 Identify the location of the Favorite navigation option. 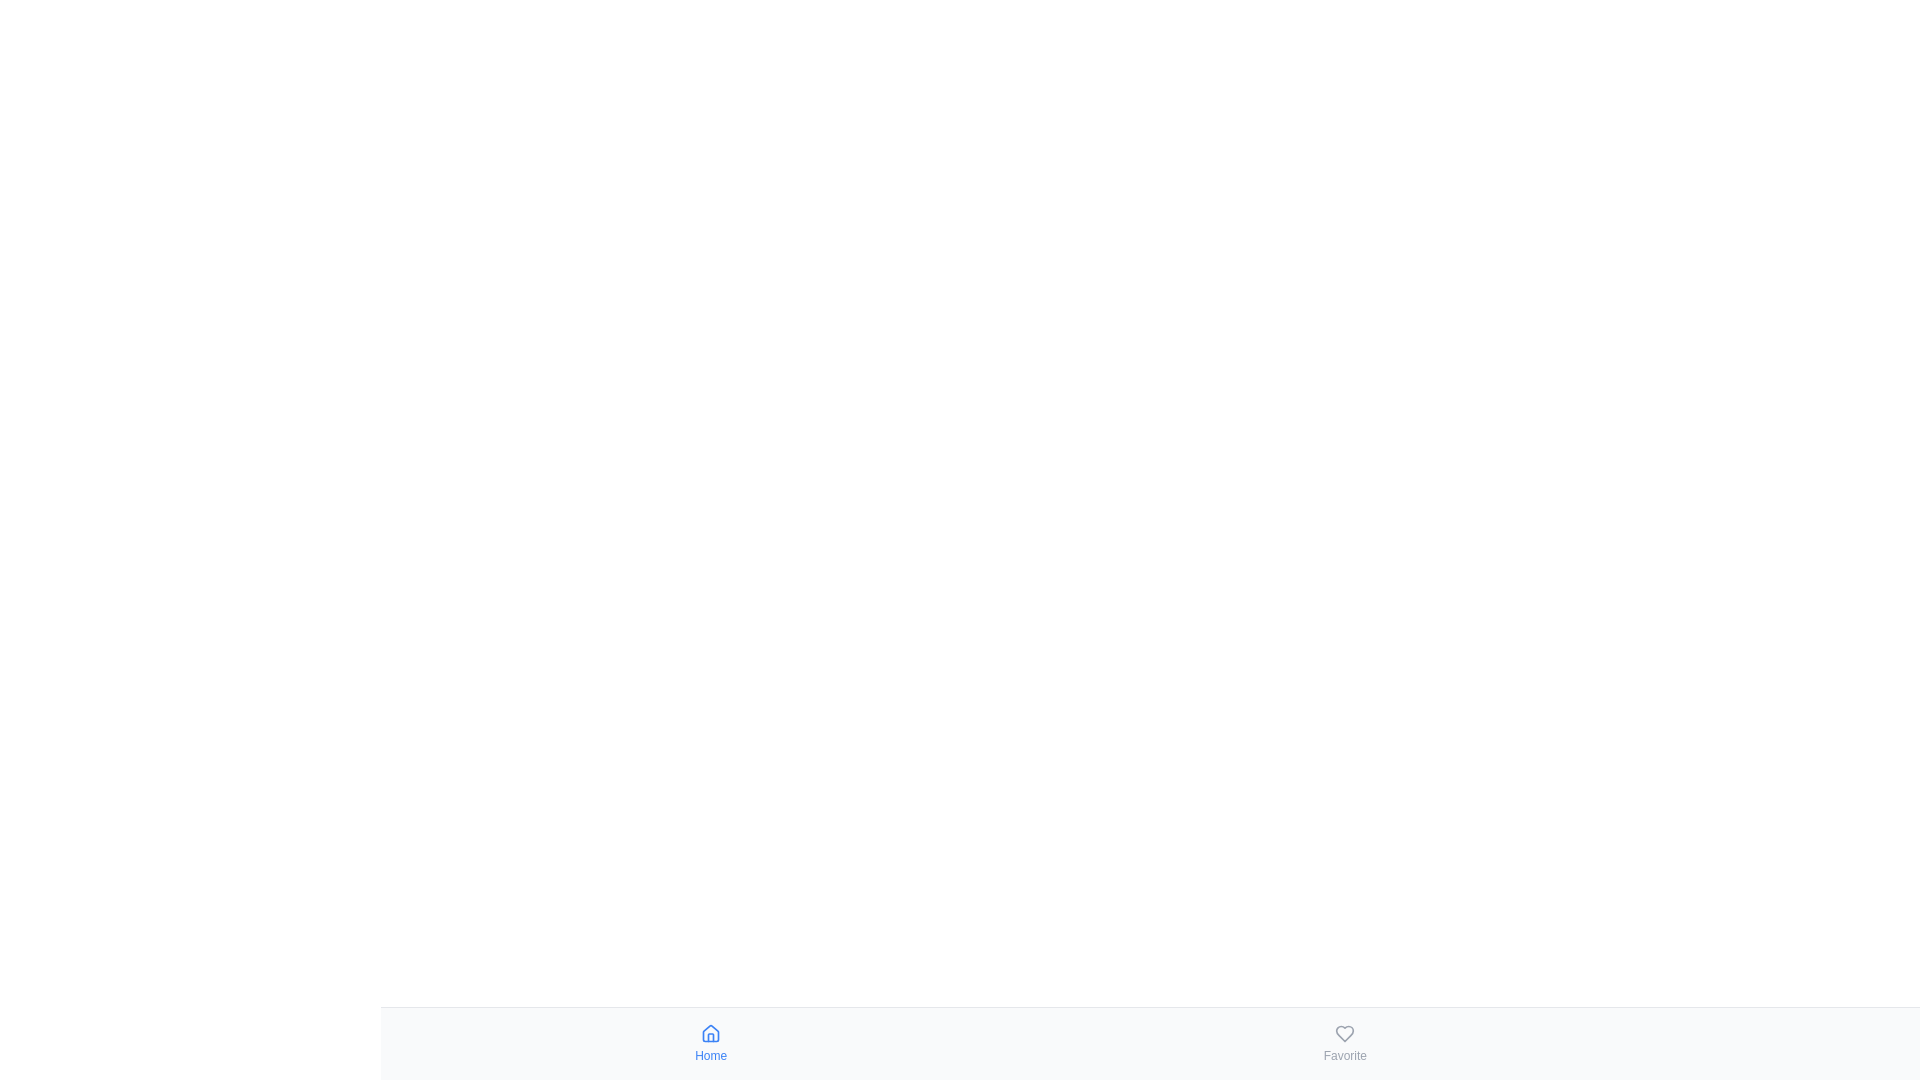
(1344, 1043).